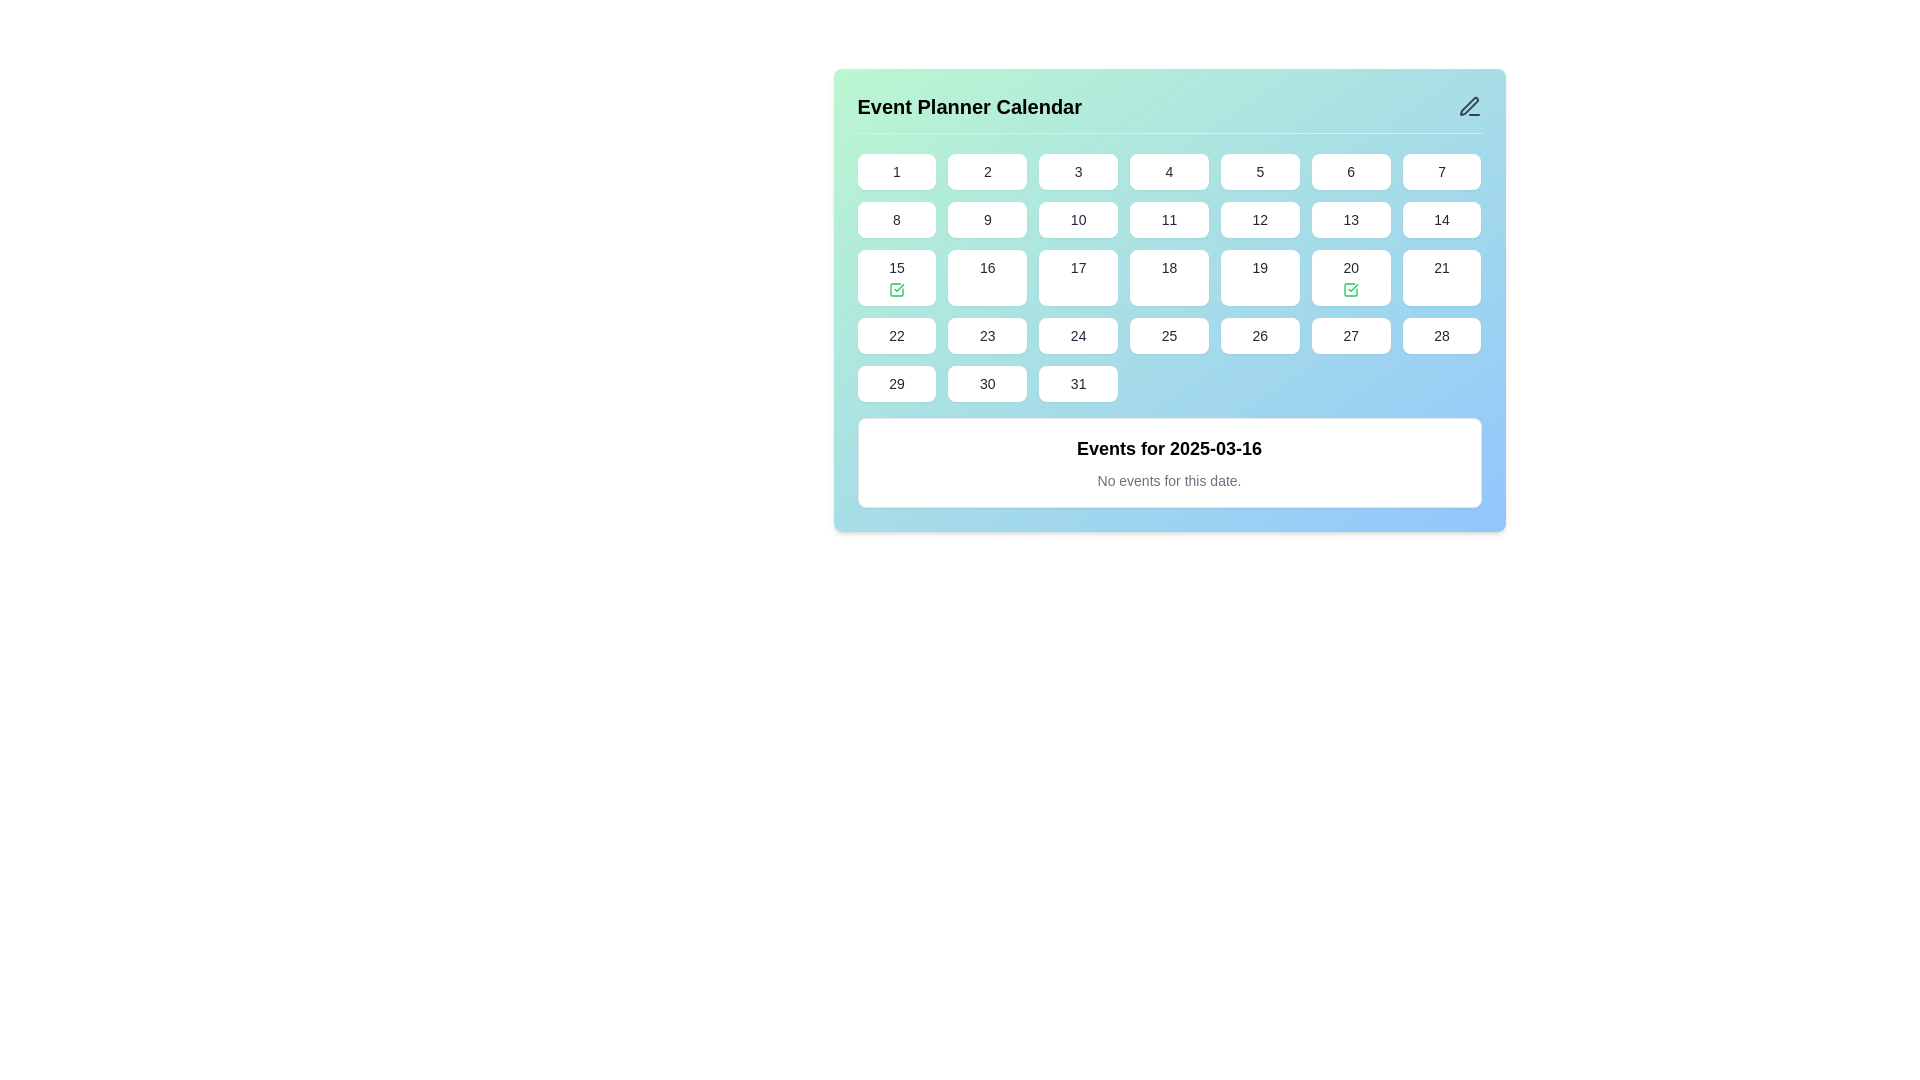 Image resolution: width=1920 pixels, height=1080 pixels. Describe the element at coordinates (895, 277) in the screenshot. I see `the Date Tile displaying the number '15' with a green checkmark icon, located` at that location.